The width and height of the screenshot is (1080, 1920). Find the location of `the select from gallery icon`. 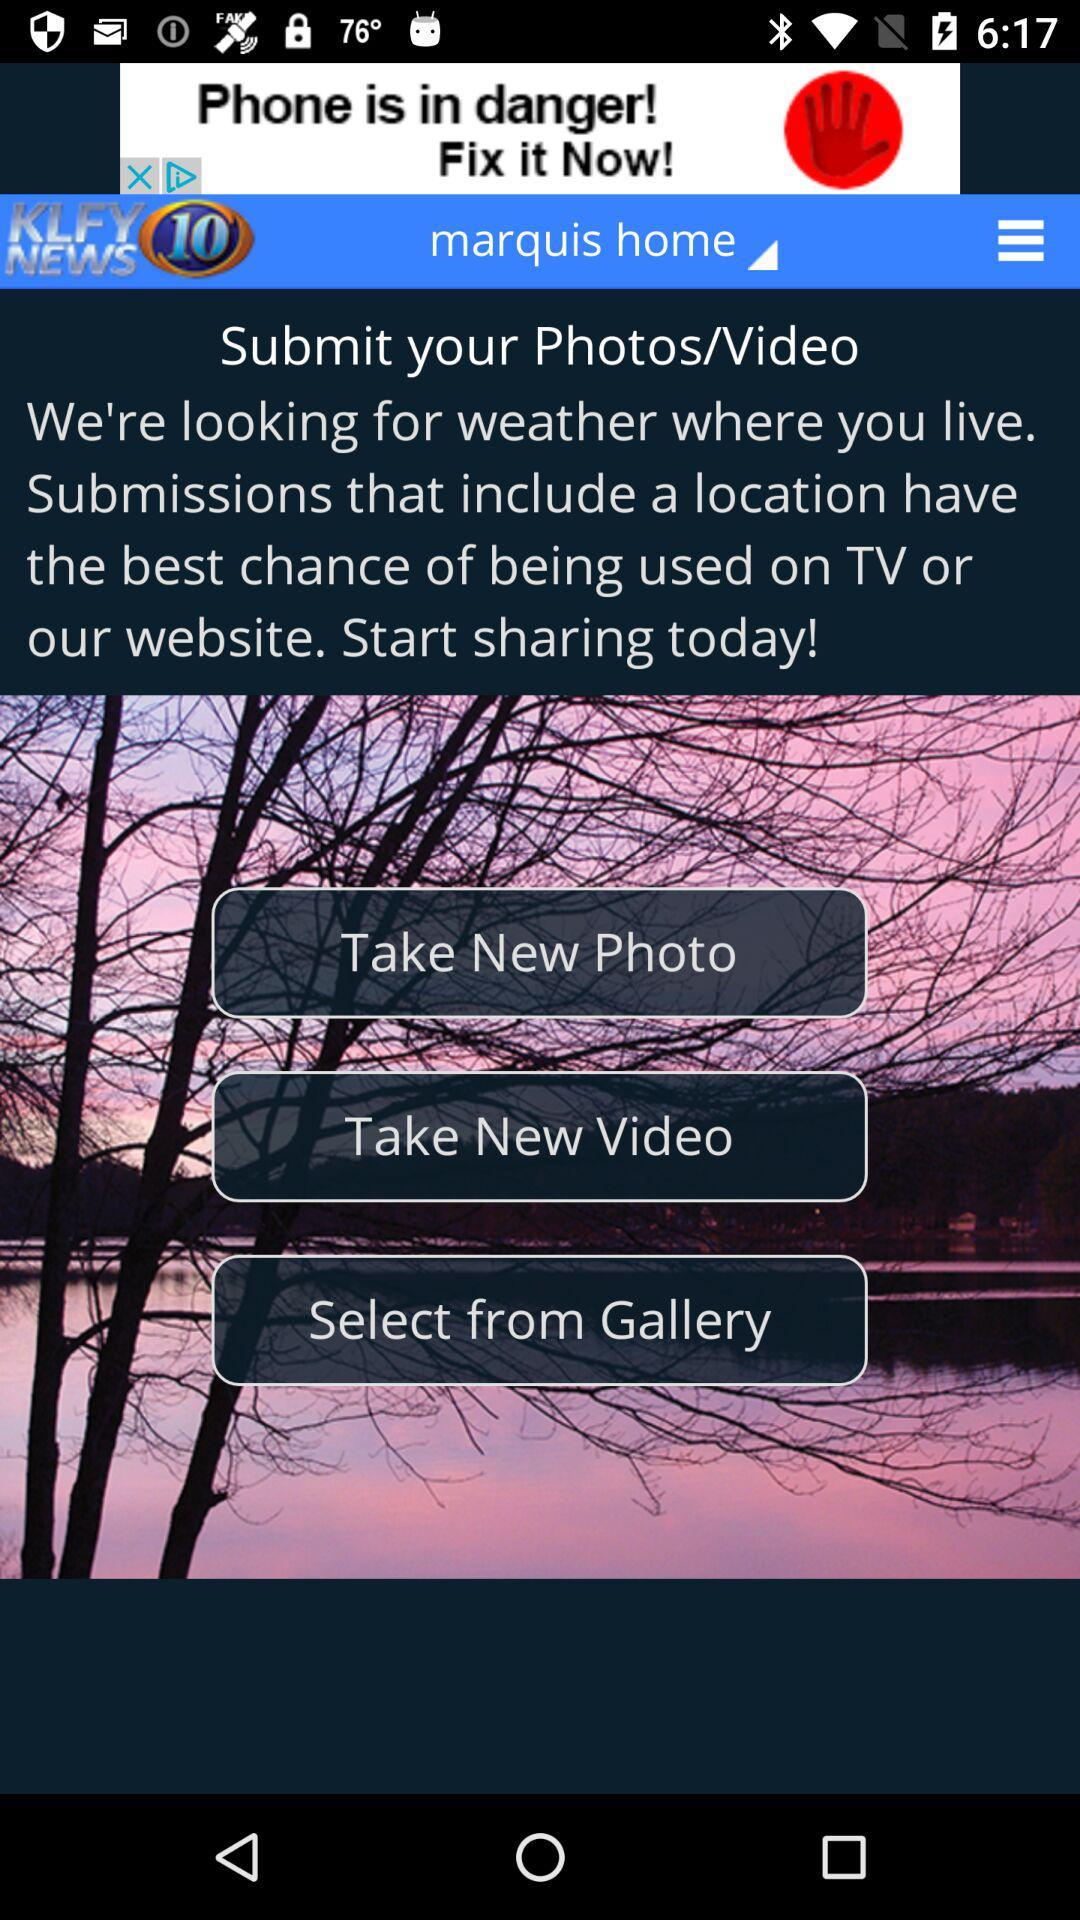

the select from gallery icon is located at coordinates (538, 1320).